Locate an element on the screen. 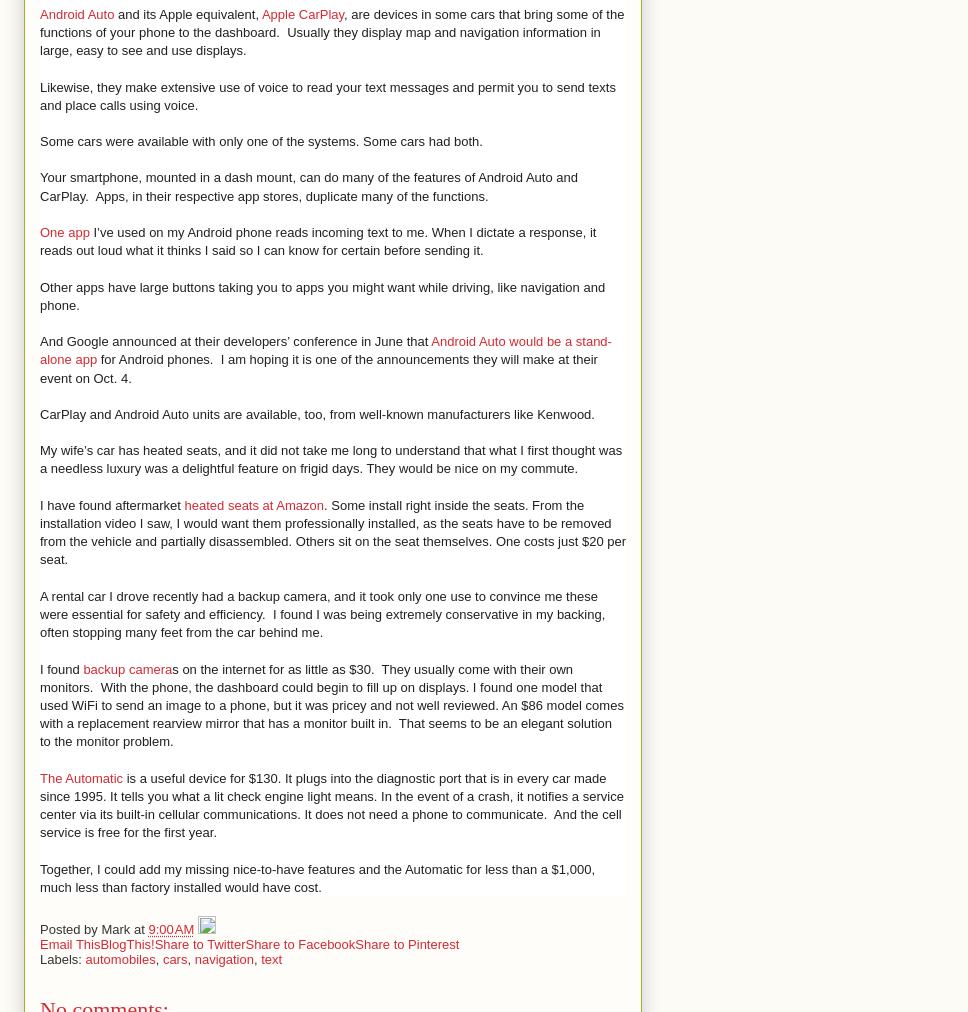  'Some cars were available with only one of the systems. Some cars had both.' is located at coordinates (39, 141).